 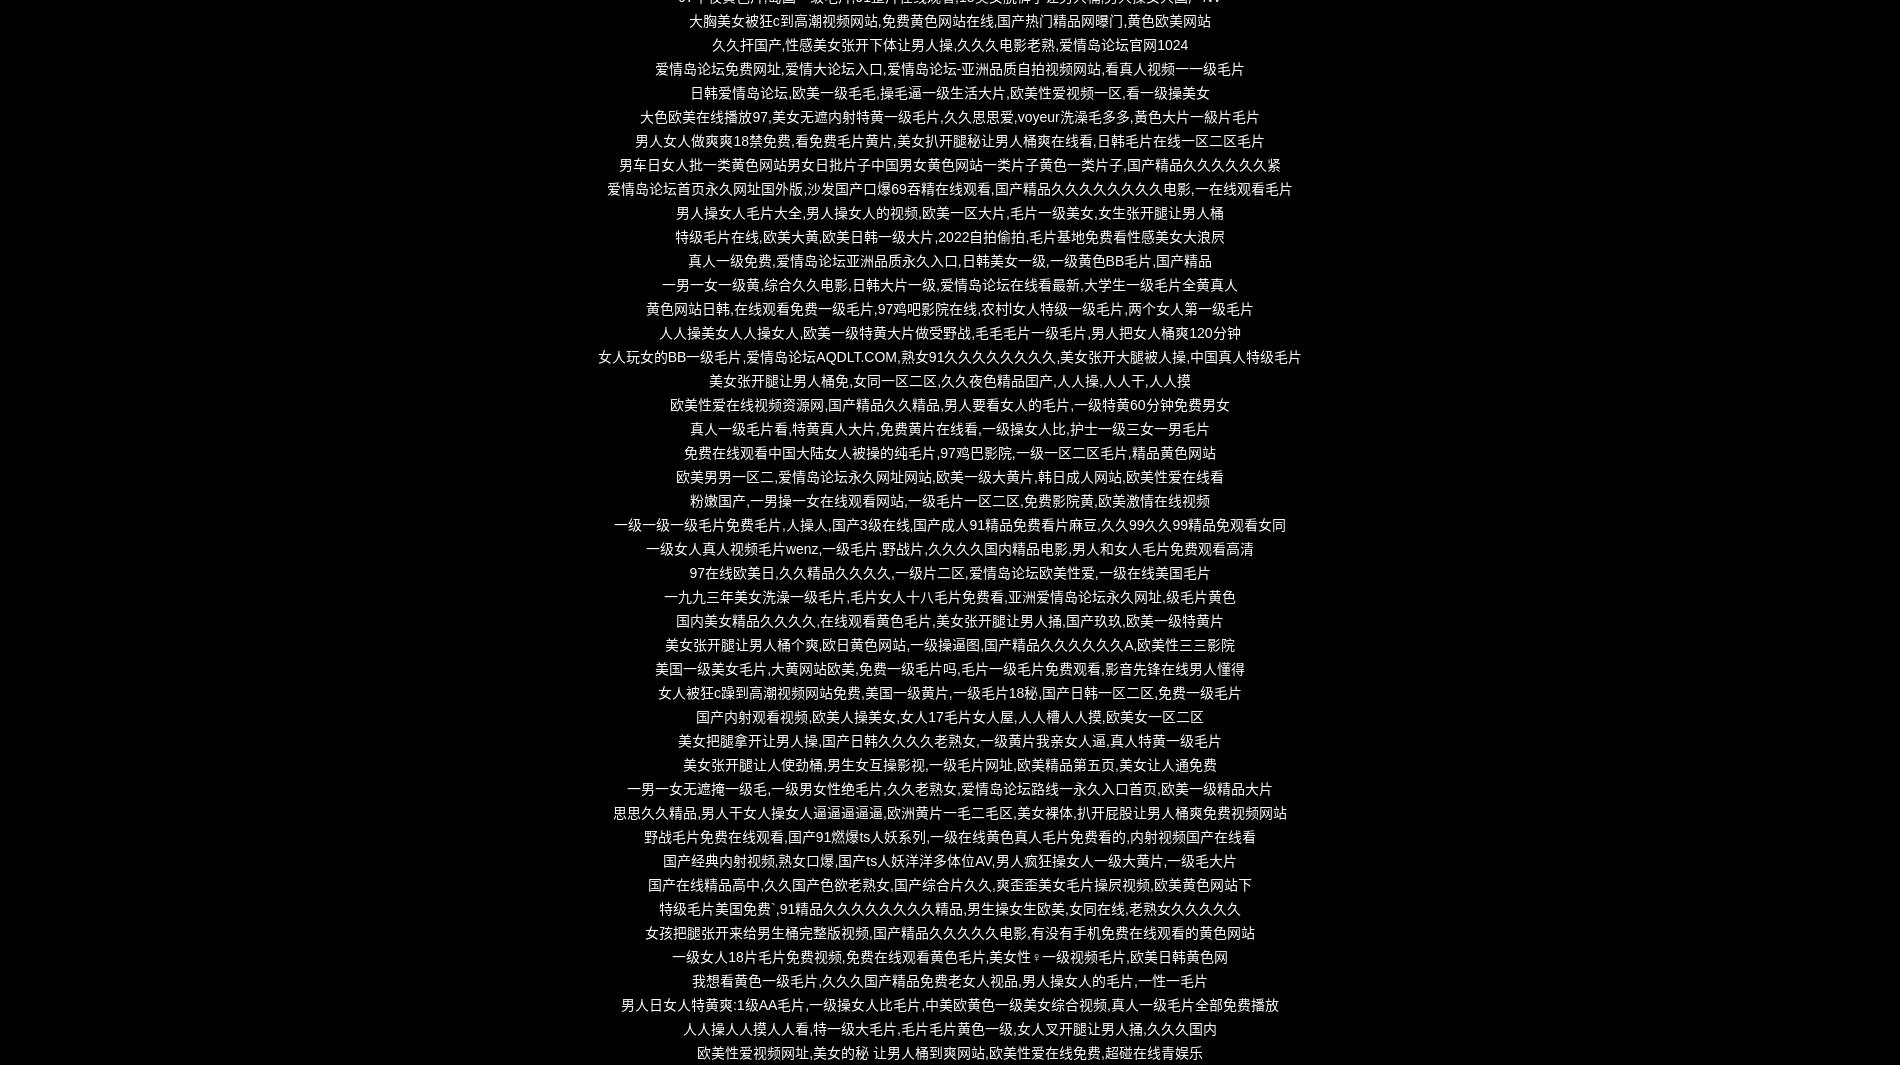 What do you see at coordinates (948, 476) in the screenshot?
I see `'欧美男男一区二,爱情岛论坛永久网址网站,欧美一级大黄片,韩日成人网站,欧美性爱在线看'` at bounding box center [948, 476].